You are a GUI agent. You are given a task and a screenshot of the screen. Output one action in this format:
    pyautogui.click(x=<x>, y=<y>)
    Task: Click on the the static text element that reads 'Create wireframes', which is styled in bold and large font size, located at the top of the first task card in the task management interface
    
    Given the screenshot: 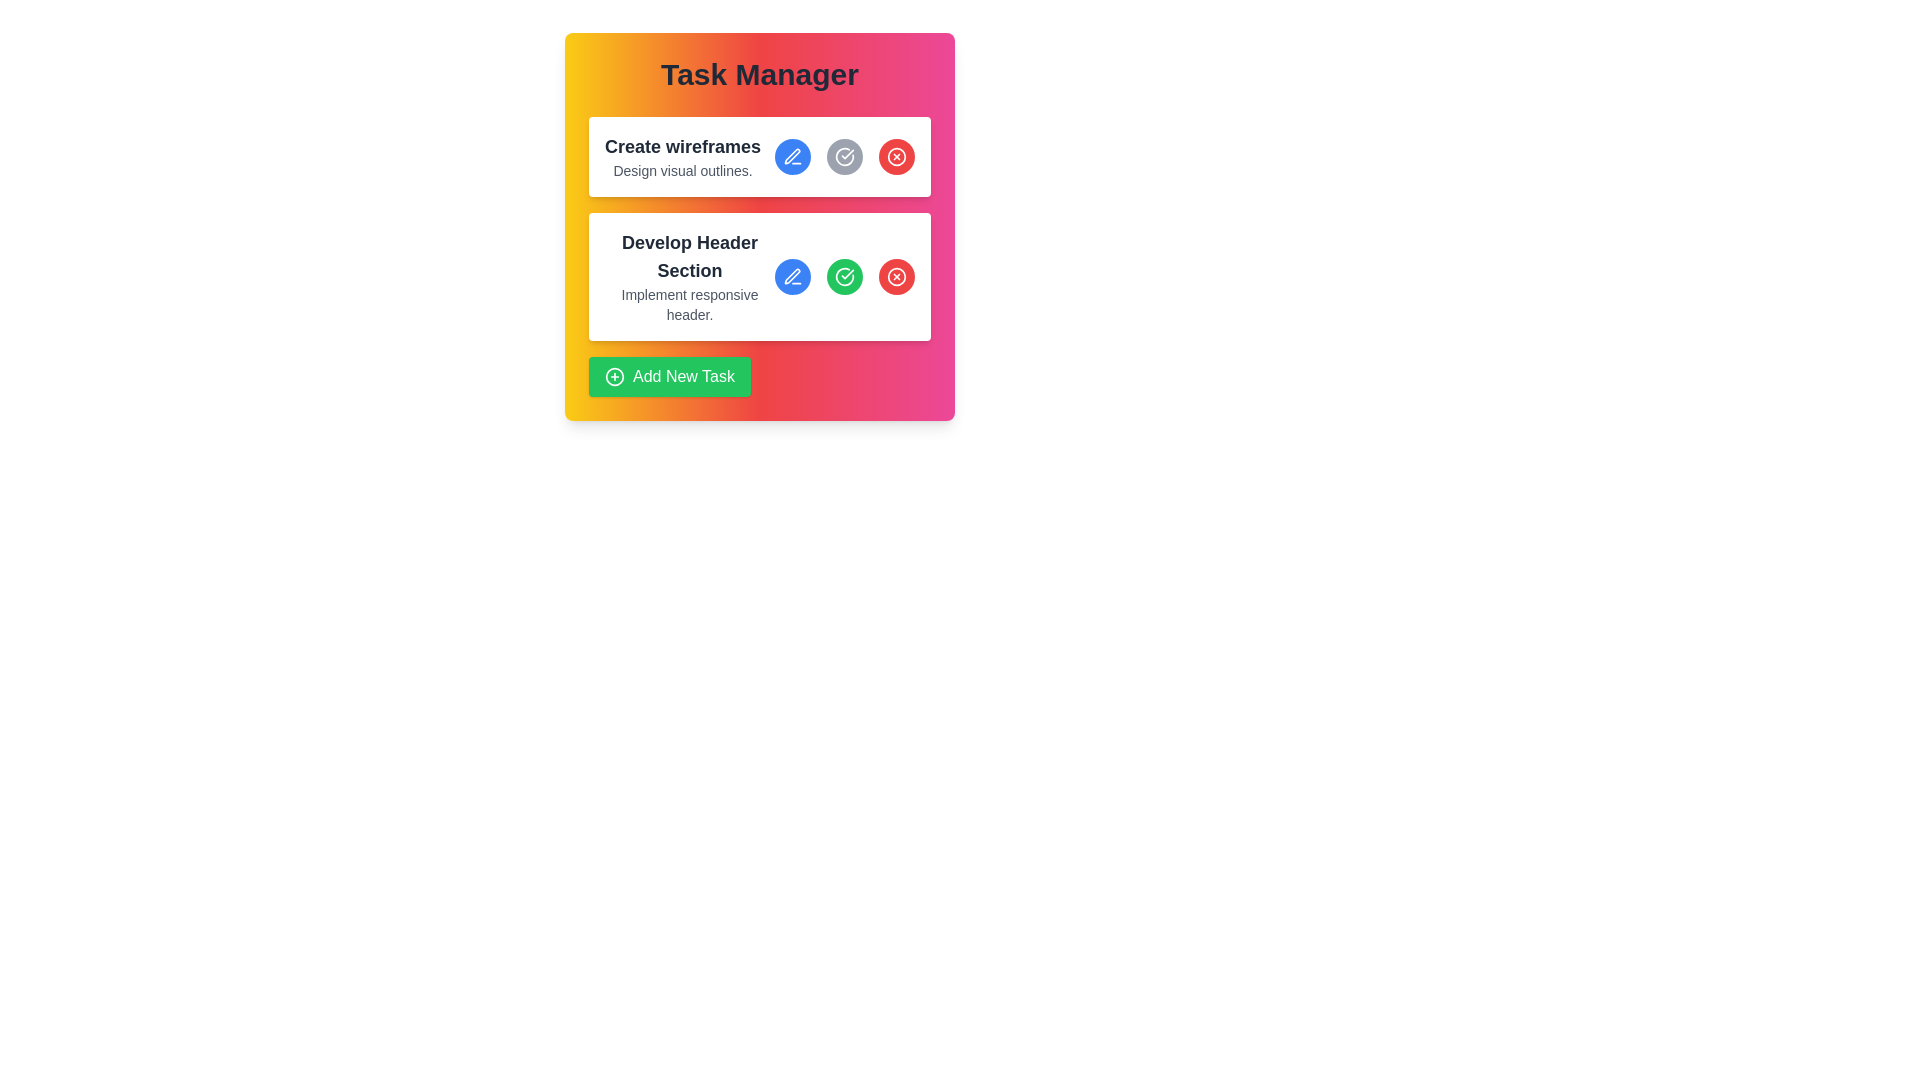 What is the action you would take?
    pyautogui.click(x=683, y=145)
    